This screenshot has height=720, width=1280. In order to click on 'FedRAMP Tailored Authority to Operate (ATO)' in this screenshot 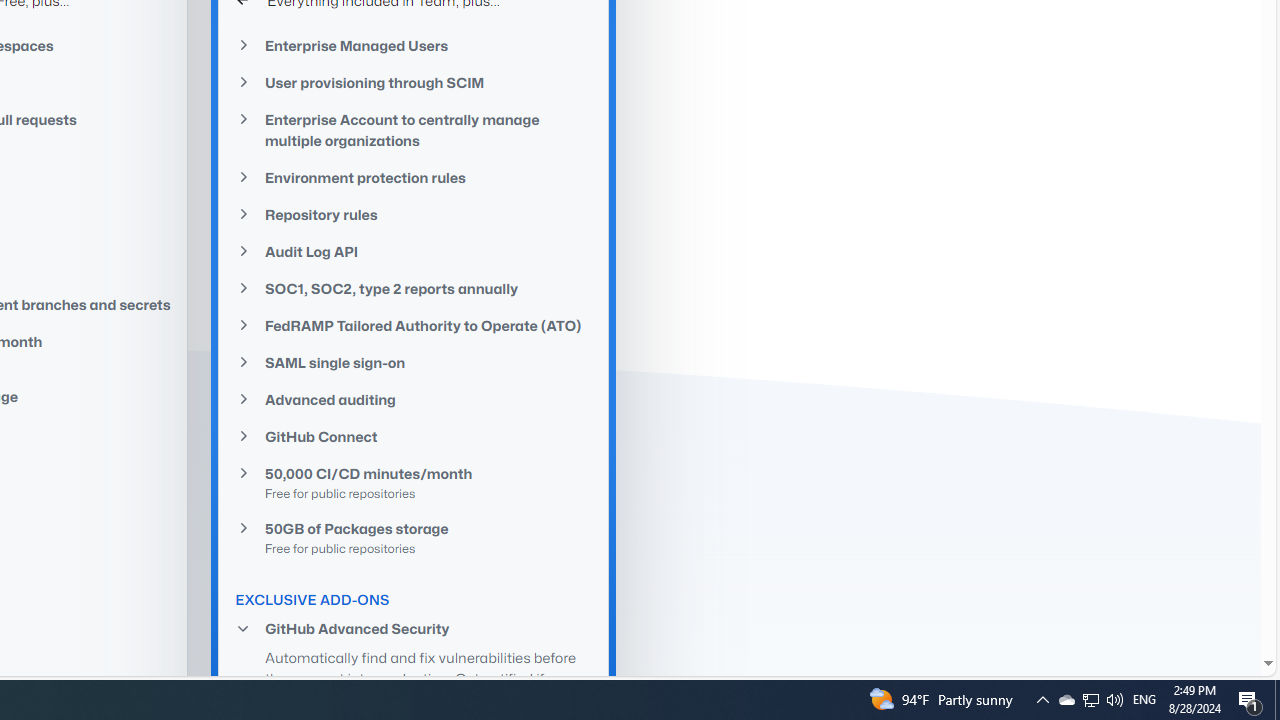, I will do `click(413, 324)`.